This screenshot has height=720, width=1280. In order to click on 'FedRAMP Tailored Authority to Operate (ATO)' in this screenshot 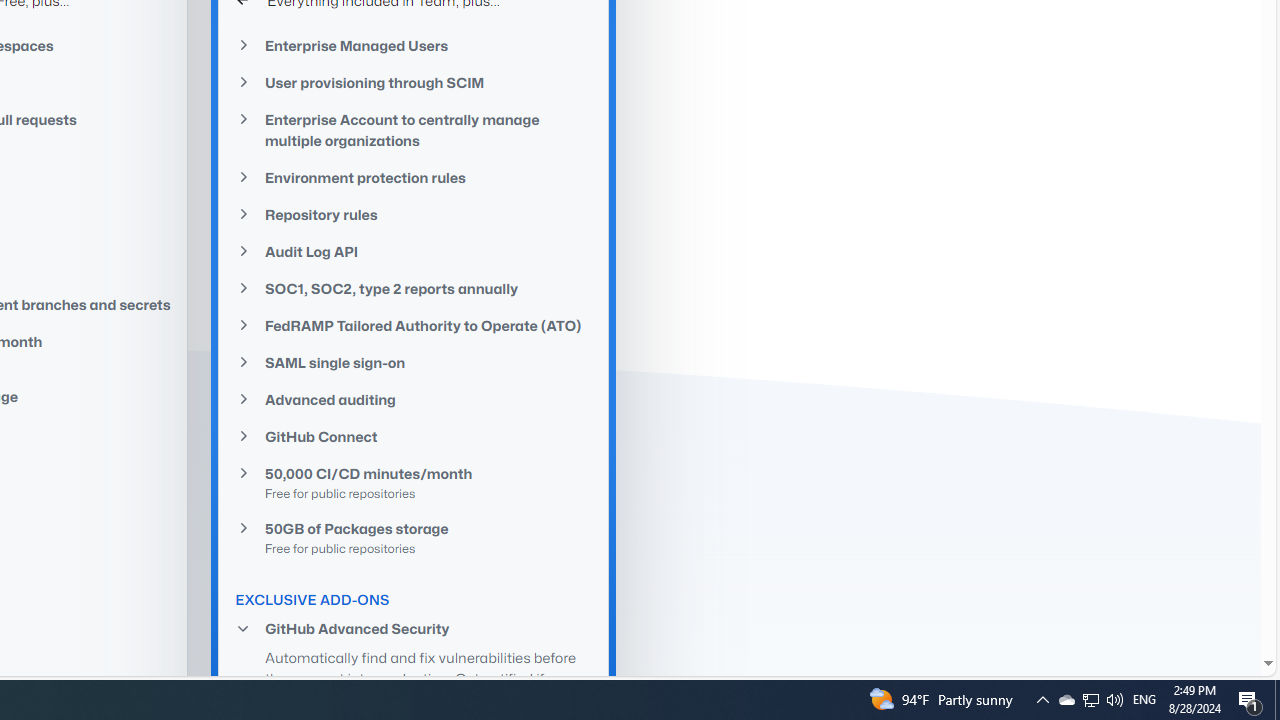, I will do `click(413, 324)`.